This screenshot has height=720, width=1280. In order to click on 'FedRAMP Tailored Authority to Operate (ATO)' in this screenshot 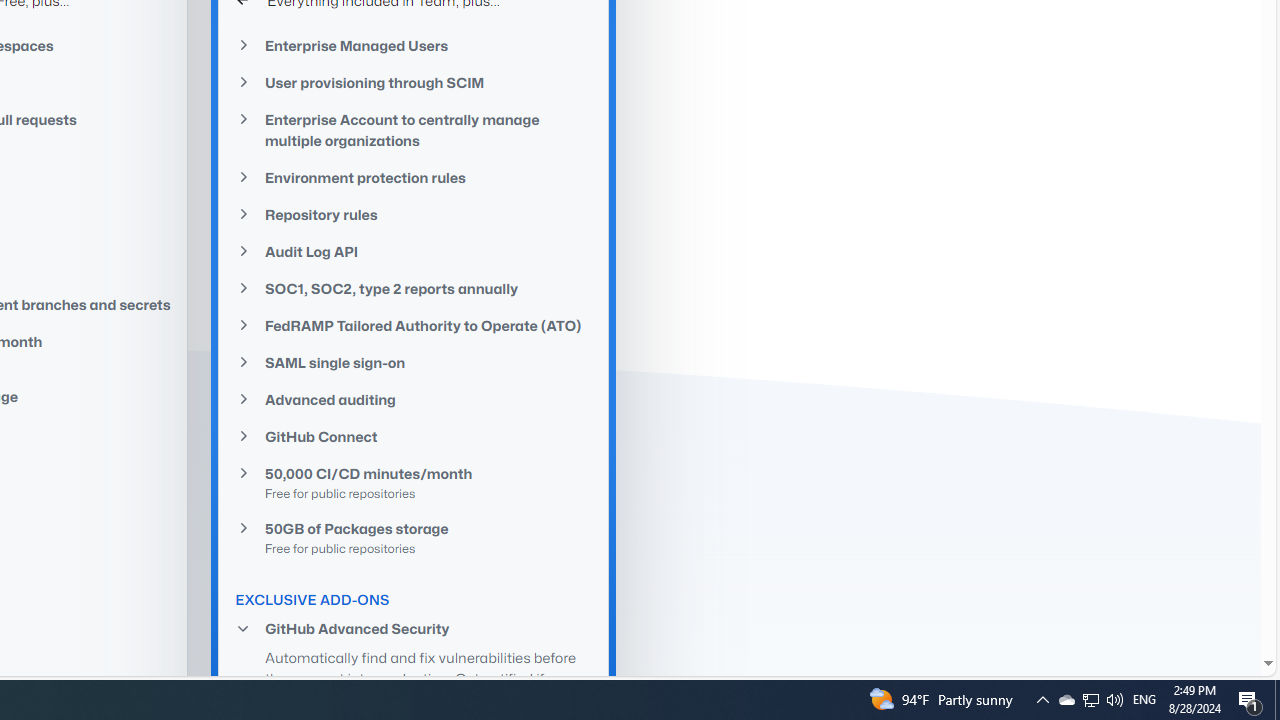, I will do `click(413, 324)`.